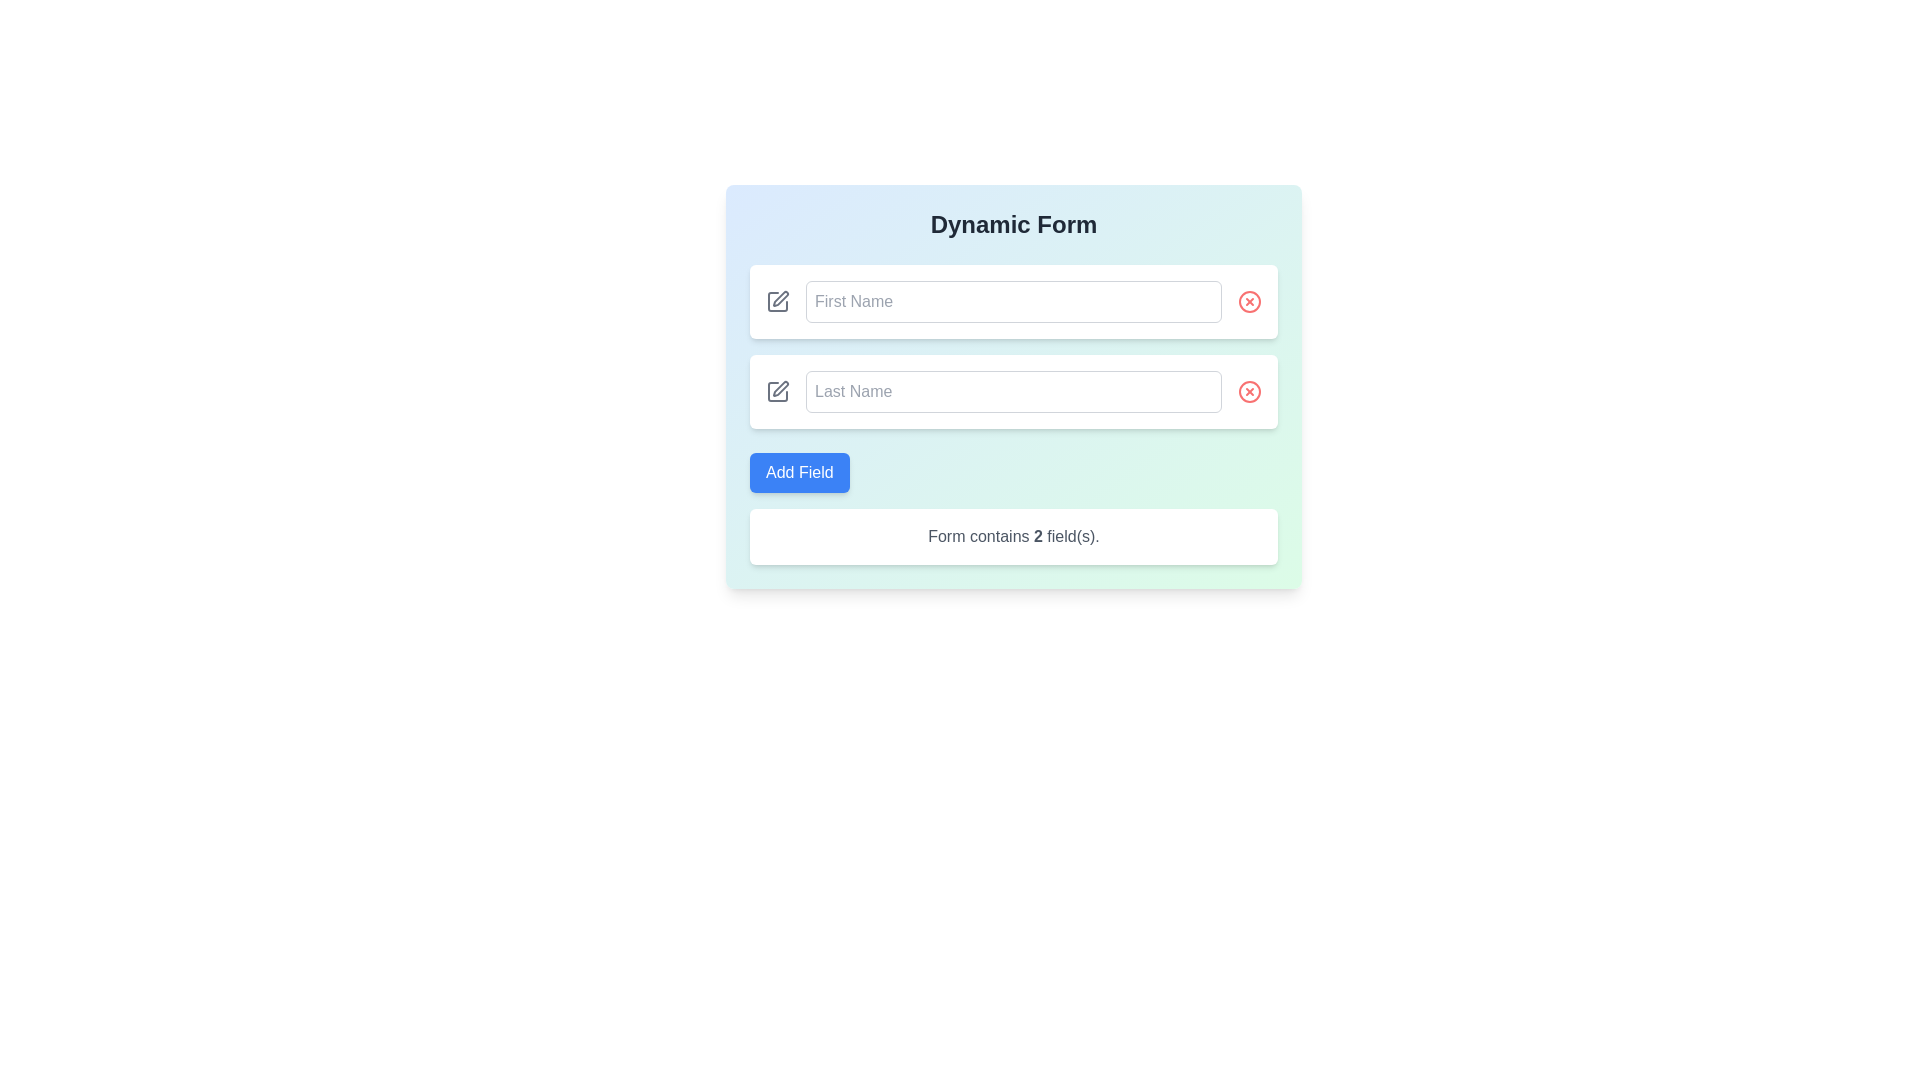  What do you see at coordinates (798, 473) in the screenshot?
I see `the button below the 'First Name' and 'Last Name' input fields` at bounding box center [798, 473].